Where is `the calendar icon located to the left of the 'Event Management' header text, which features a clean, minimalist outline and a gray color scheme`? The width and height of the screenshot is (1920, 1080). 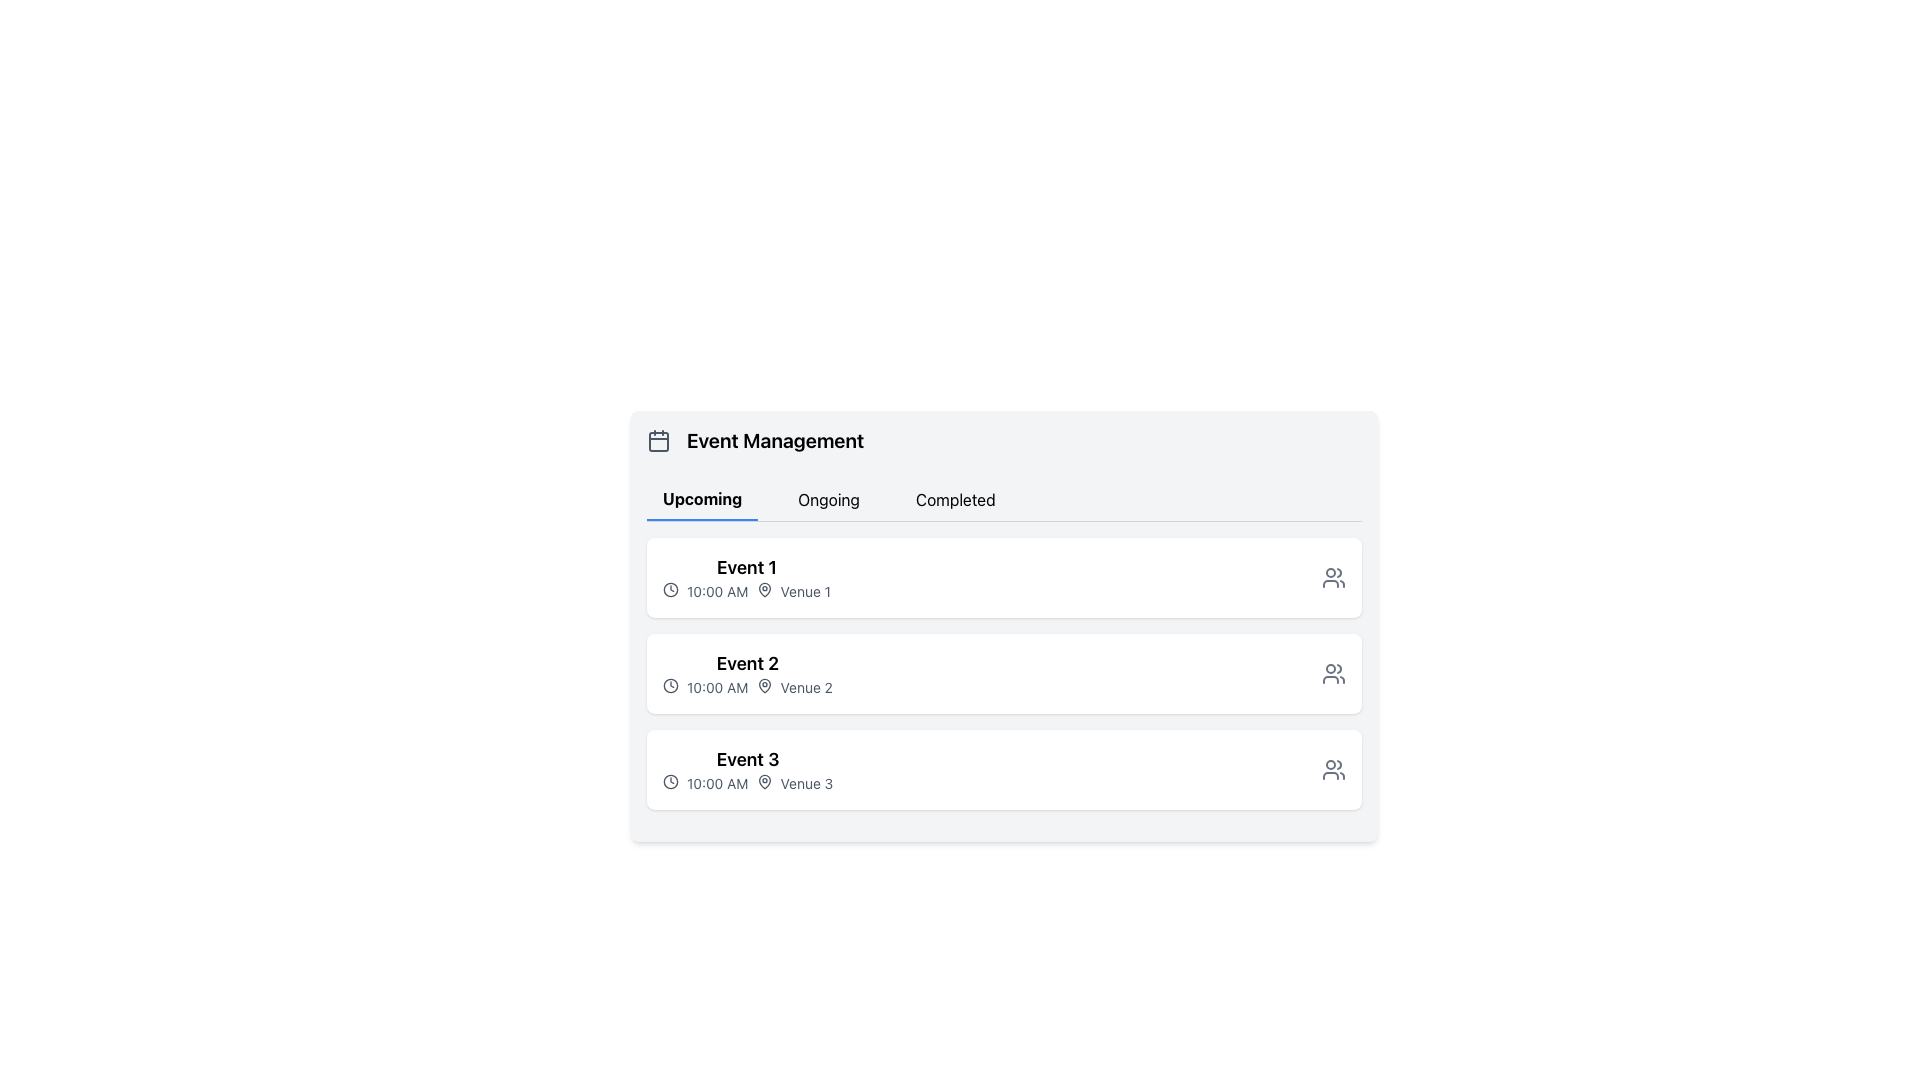
the calendar icon located to the left of the 'Event Management' header text, which features a clean, minimalist outline and a gray color scheme is located at coordinates (658, 439).